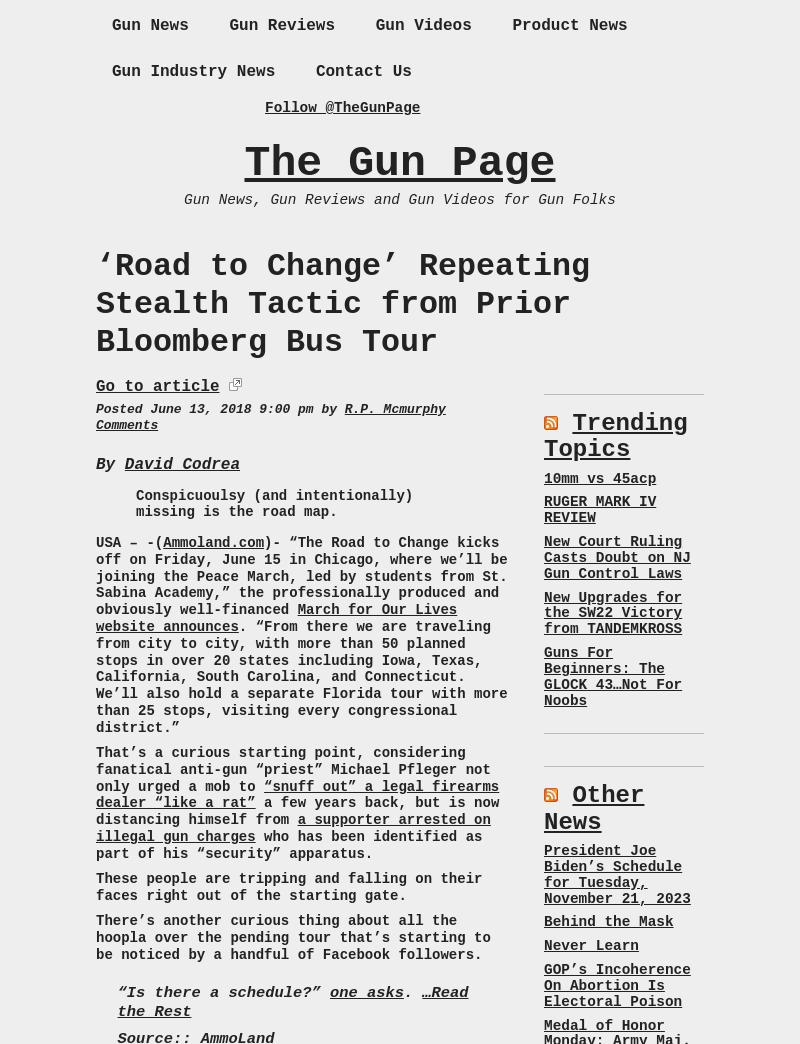 Image resolution: width=800 pixels, height=1044 pixels. I want to click on 'R.P. Mcmurphy', so click(344, 407).